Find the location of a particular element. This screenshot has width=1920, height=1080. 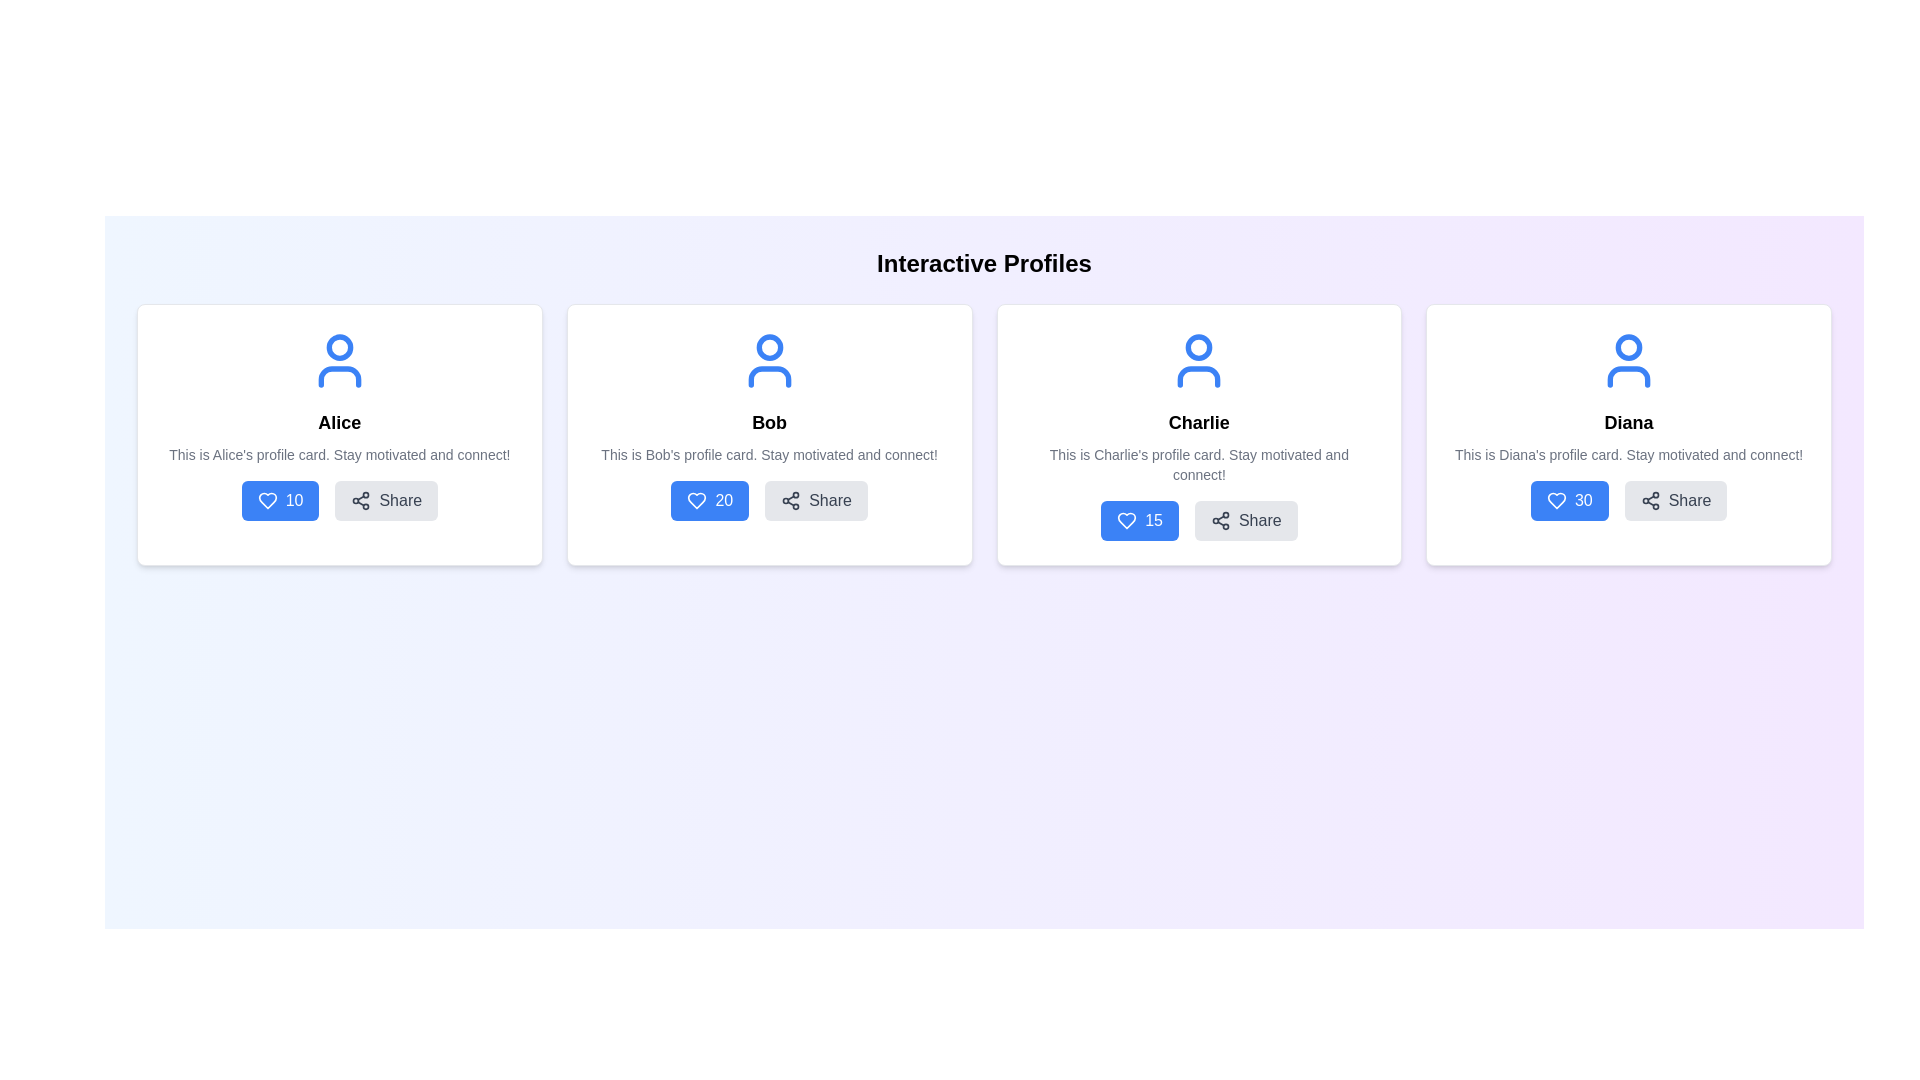

the heart icon located in the profile card of Alice, positioned at the bottom left corner next to the '10' count text is located at coordinates (266, 500).